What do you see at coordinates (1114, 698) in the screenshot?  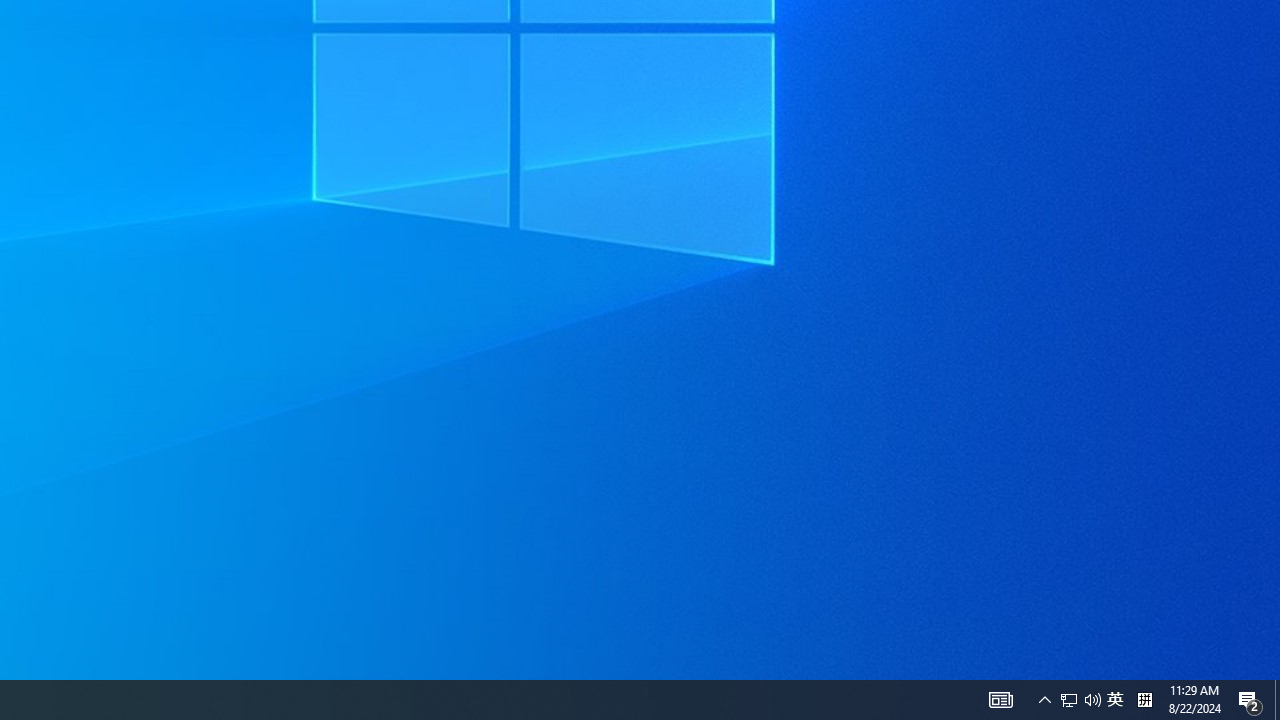 I see `'Tray Input Indicator - Chinese (Simplified, China)'` at bounding box center [1114, 698].